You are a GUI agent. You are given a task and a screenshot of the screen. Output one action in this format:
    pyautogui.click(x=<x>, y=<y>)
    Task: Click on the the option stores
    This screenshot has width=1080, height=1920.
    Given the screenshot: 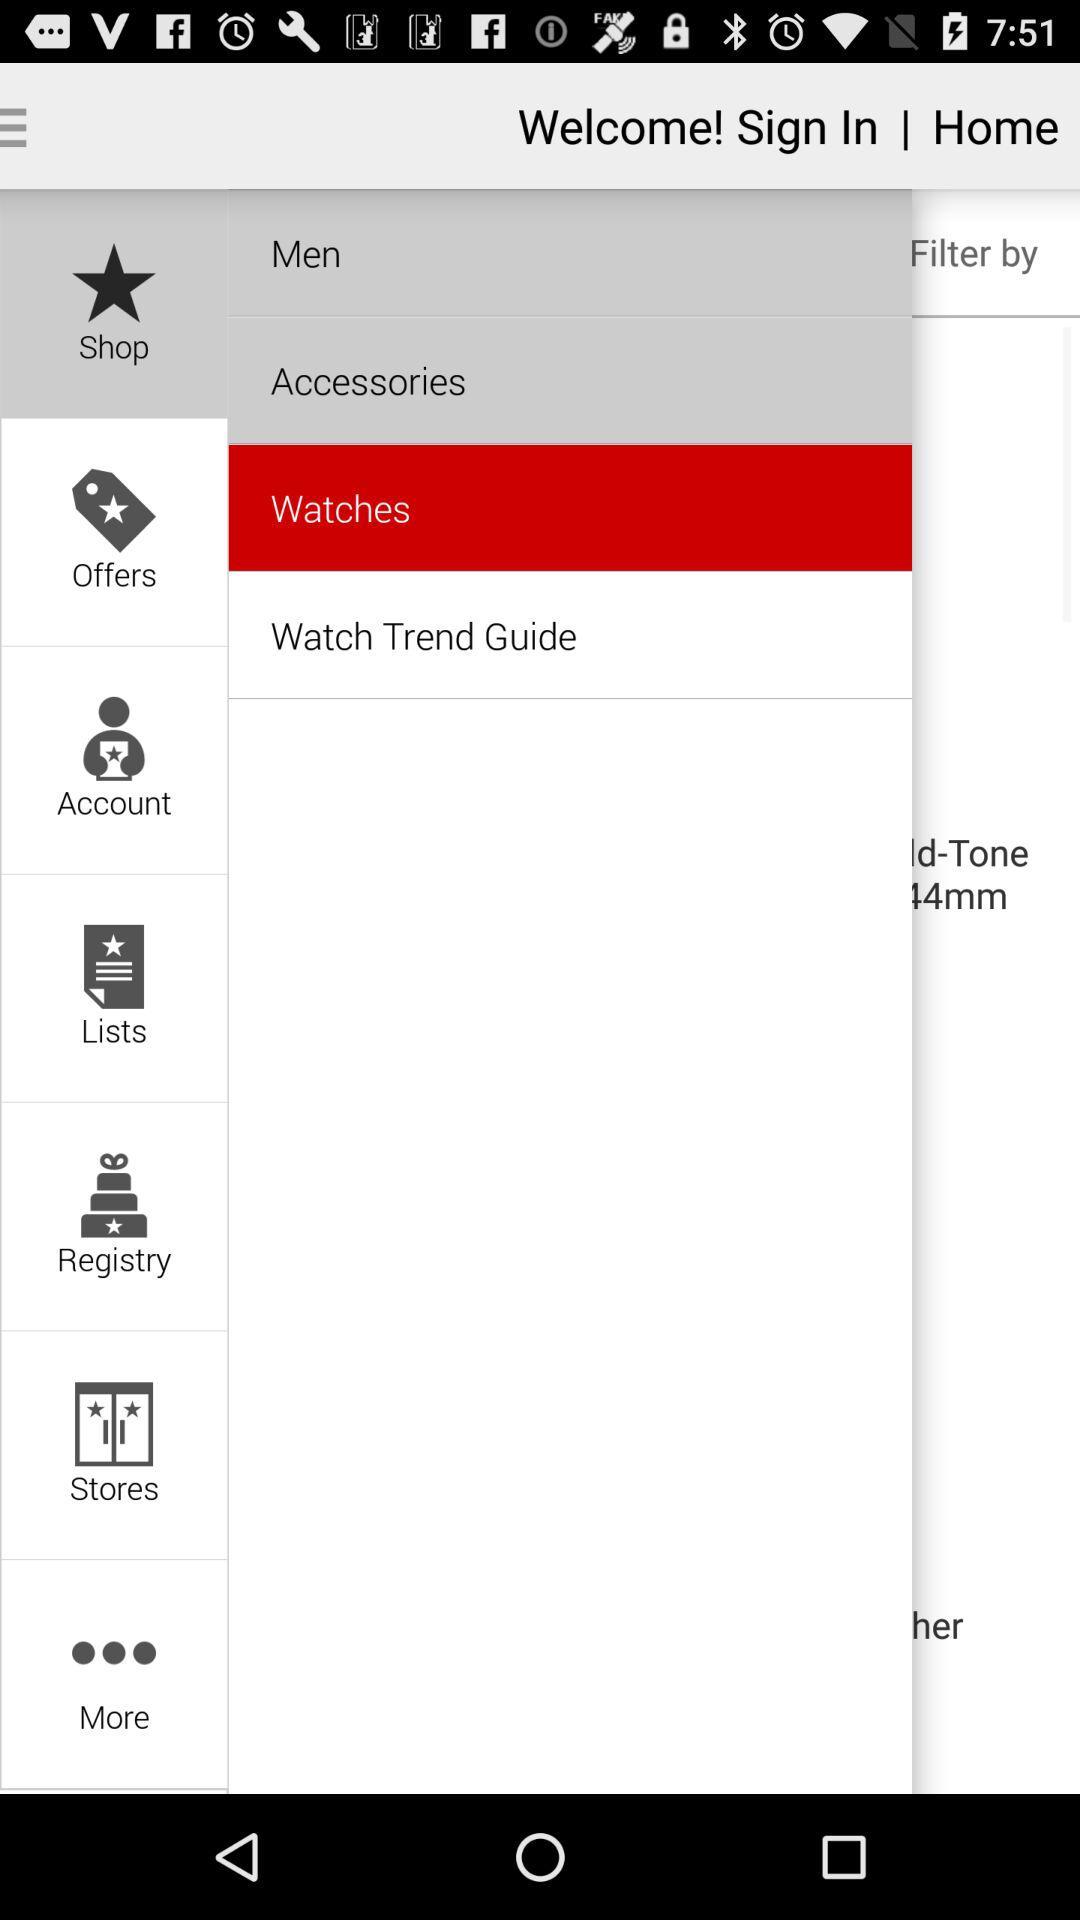 What is the action you would take?
    pyautogui.click(x=114, y=1445)
    